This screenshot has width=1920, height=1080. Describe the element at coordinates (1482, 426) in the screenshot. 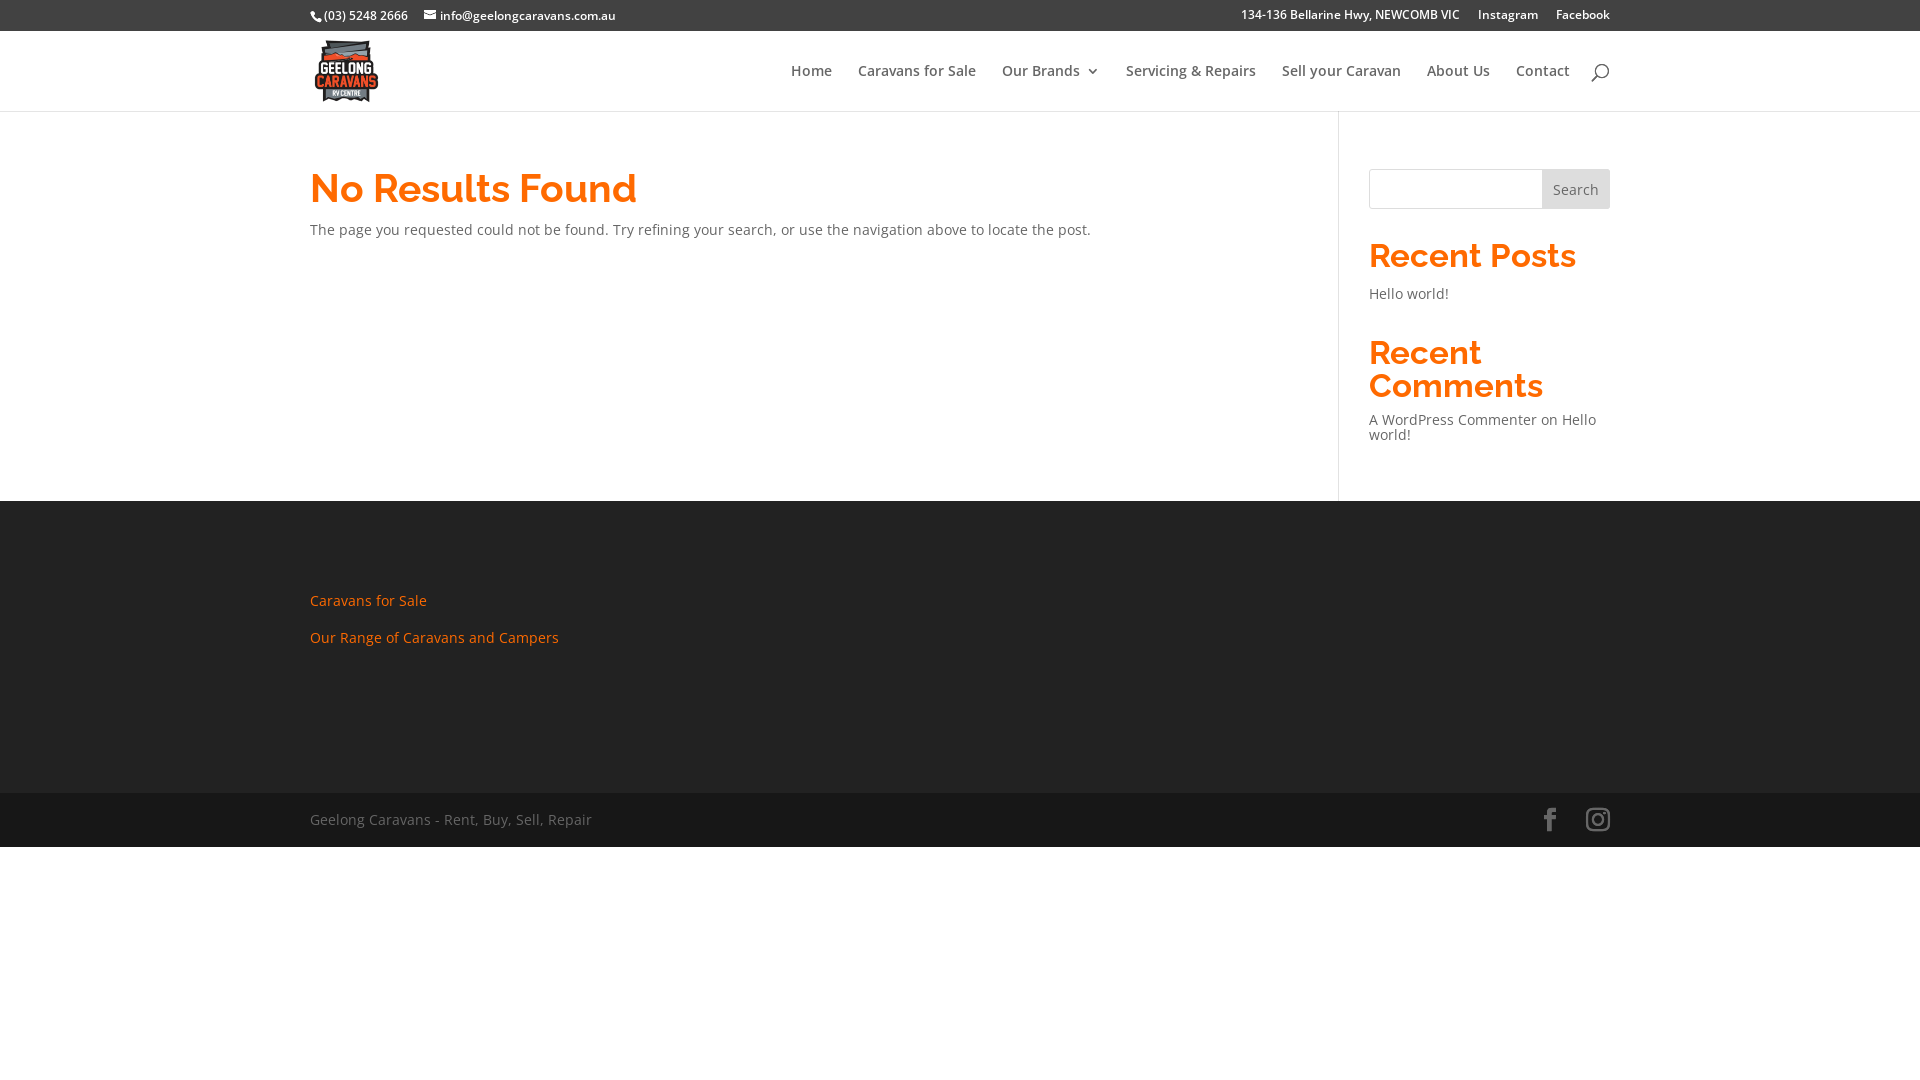

I see `'Hello world!'` at that location.